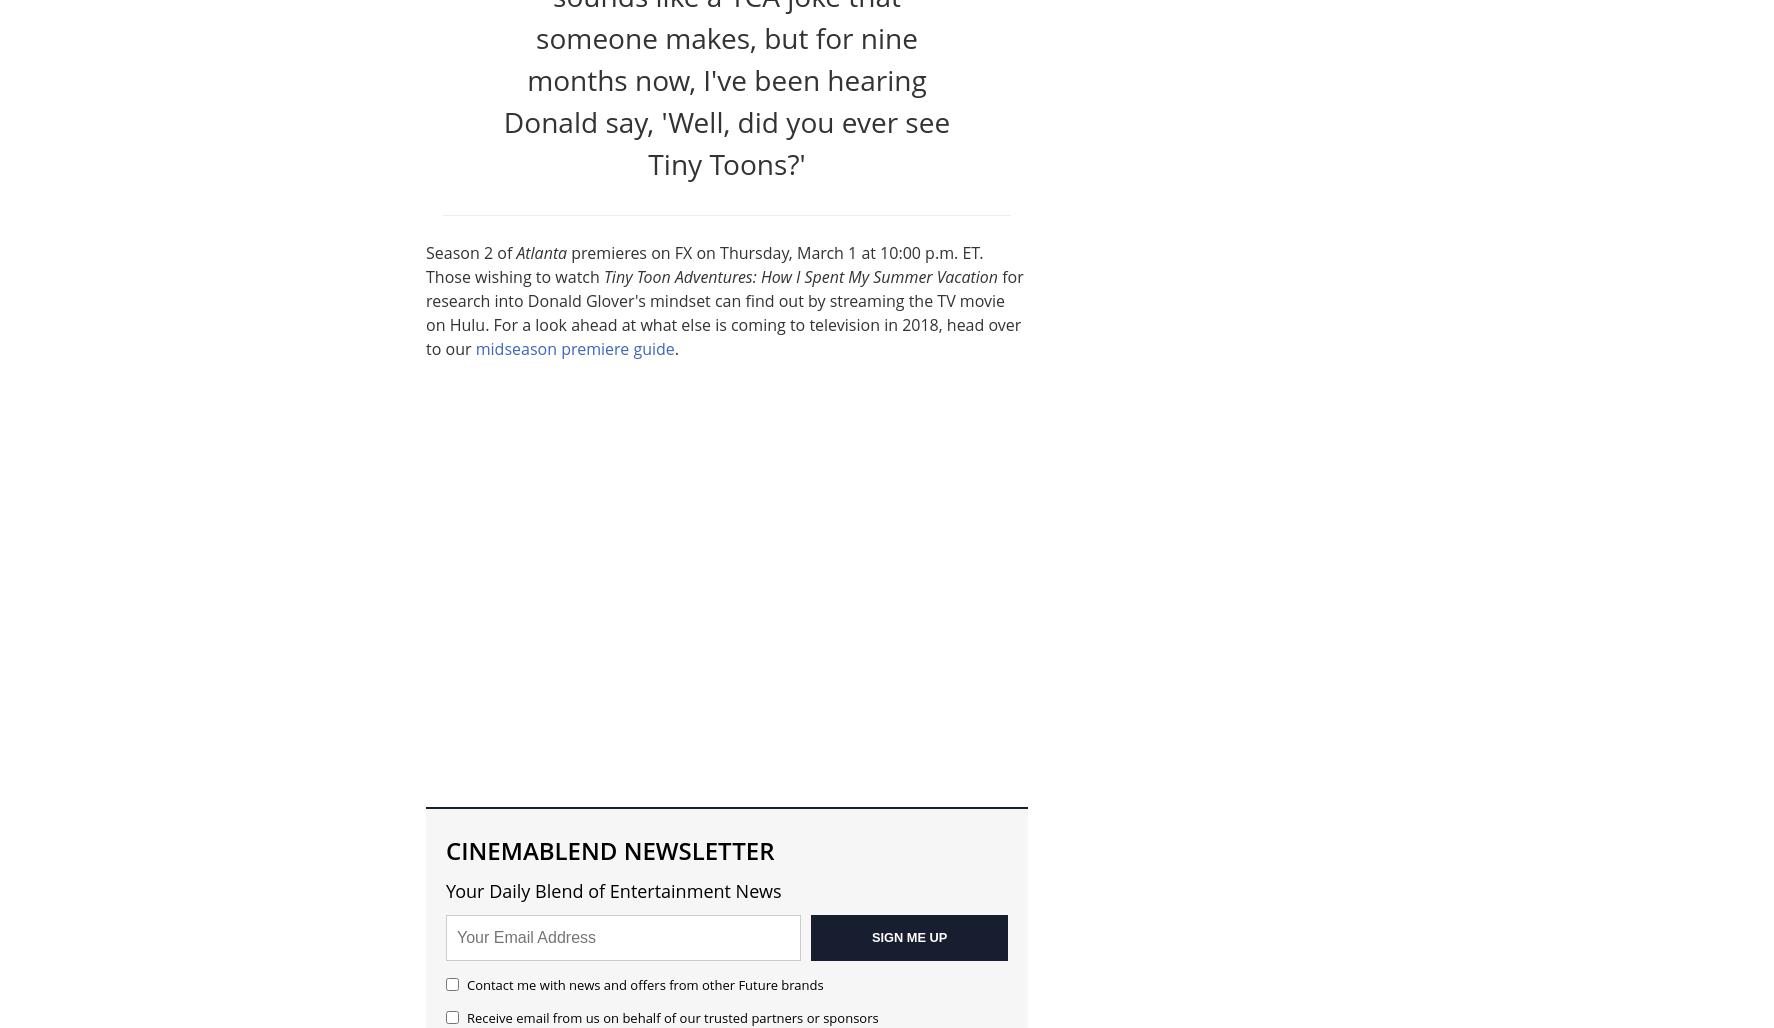  What do you see at coordinates (540, 250) in the screenshot?
I see `'Atlanta'` at bounding box center [540, 250].